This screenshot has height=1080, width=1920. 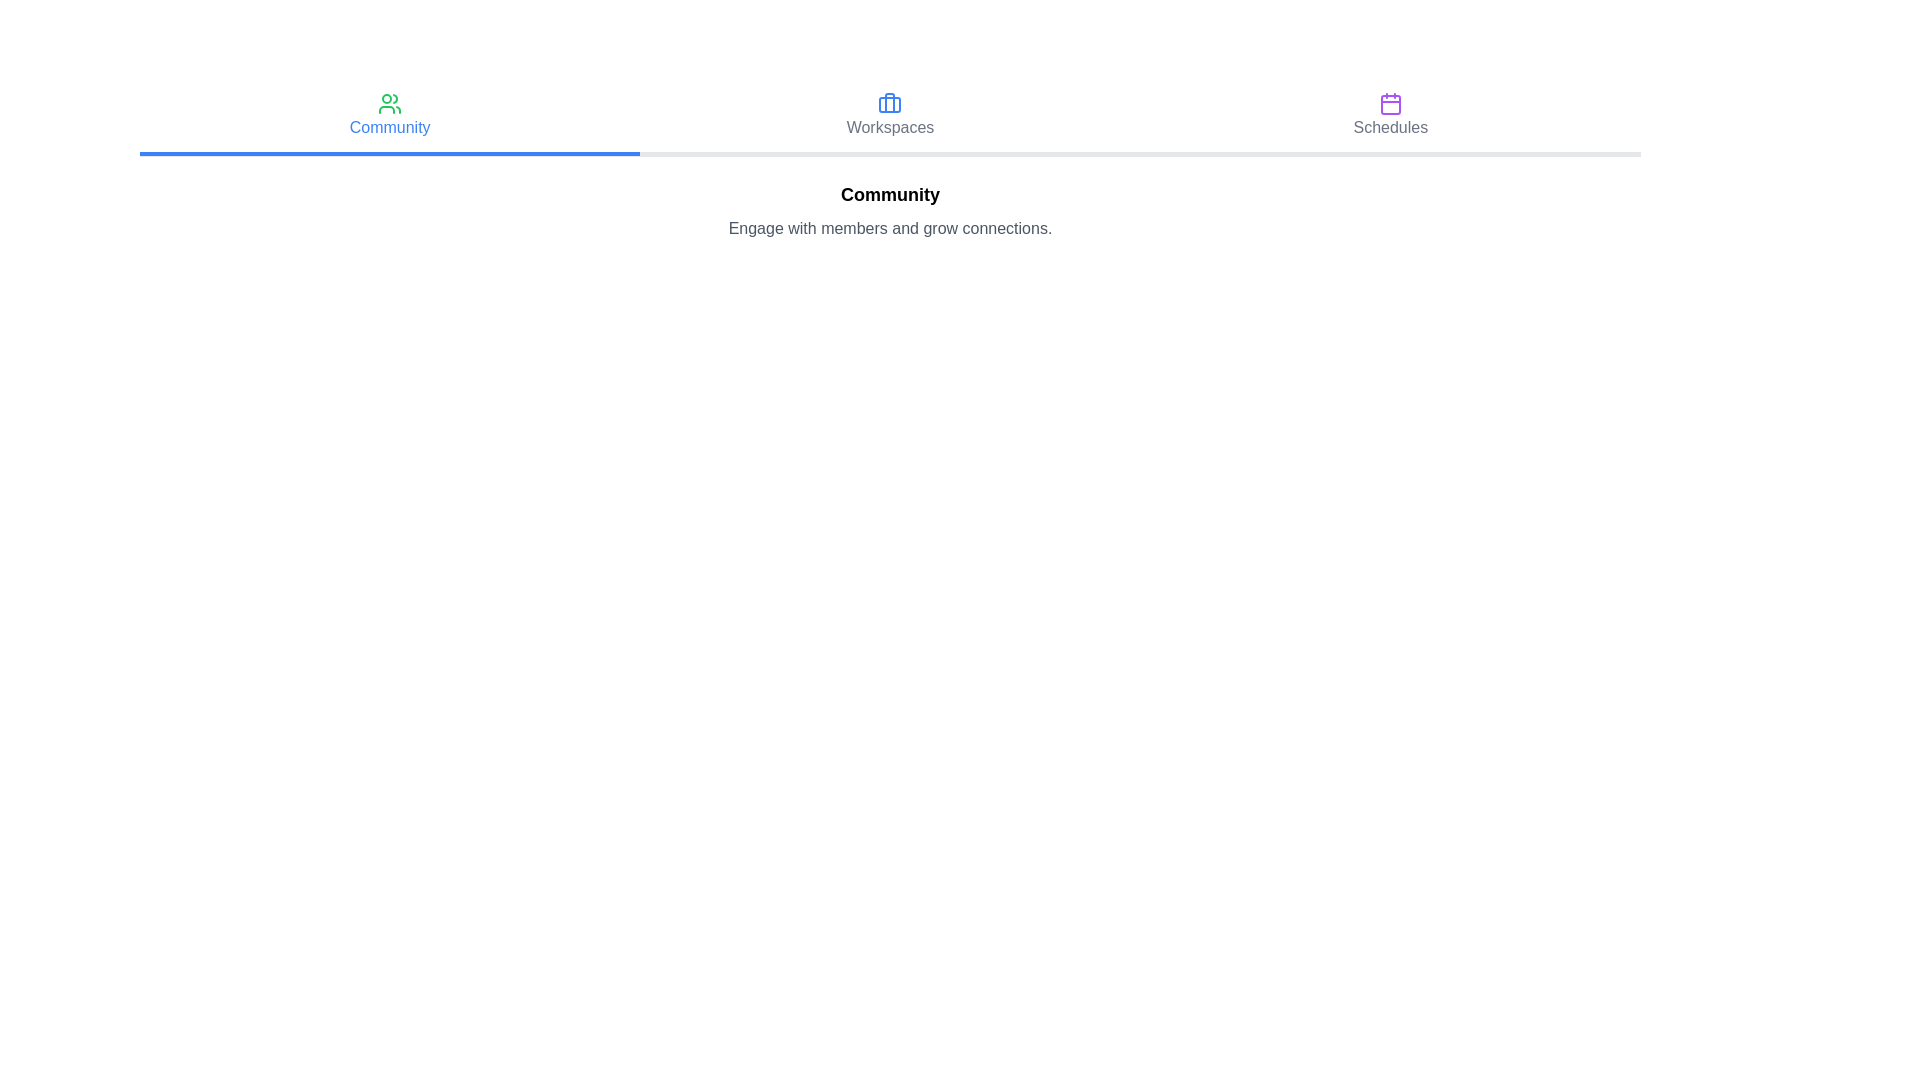 What do you see at coordinates (888, 118) in the screenshot?
I see `the Workspaces tab to navigate to its content` at bounding box center [888, 118].